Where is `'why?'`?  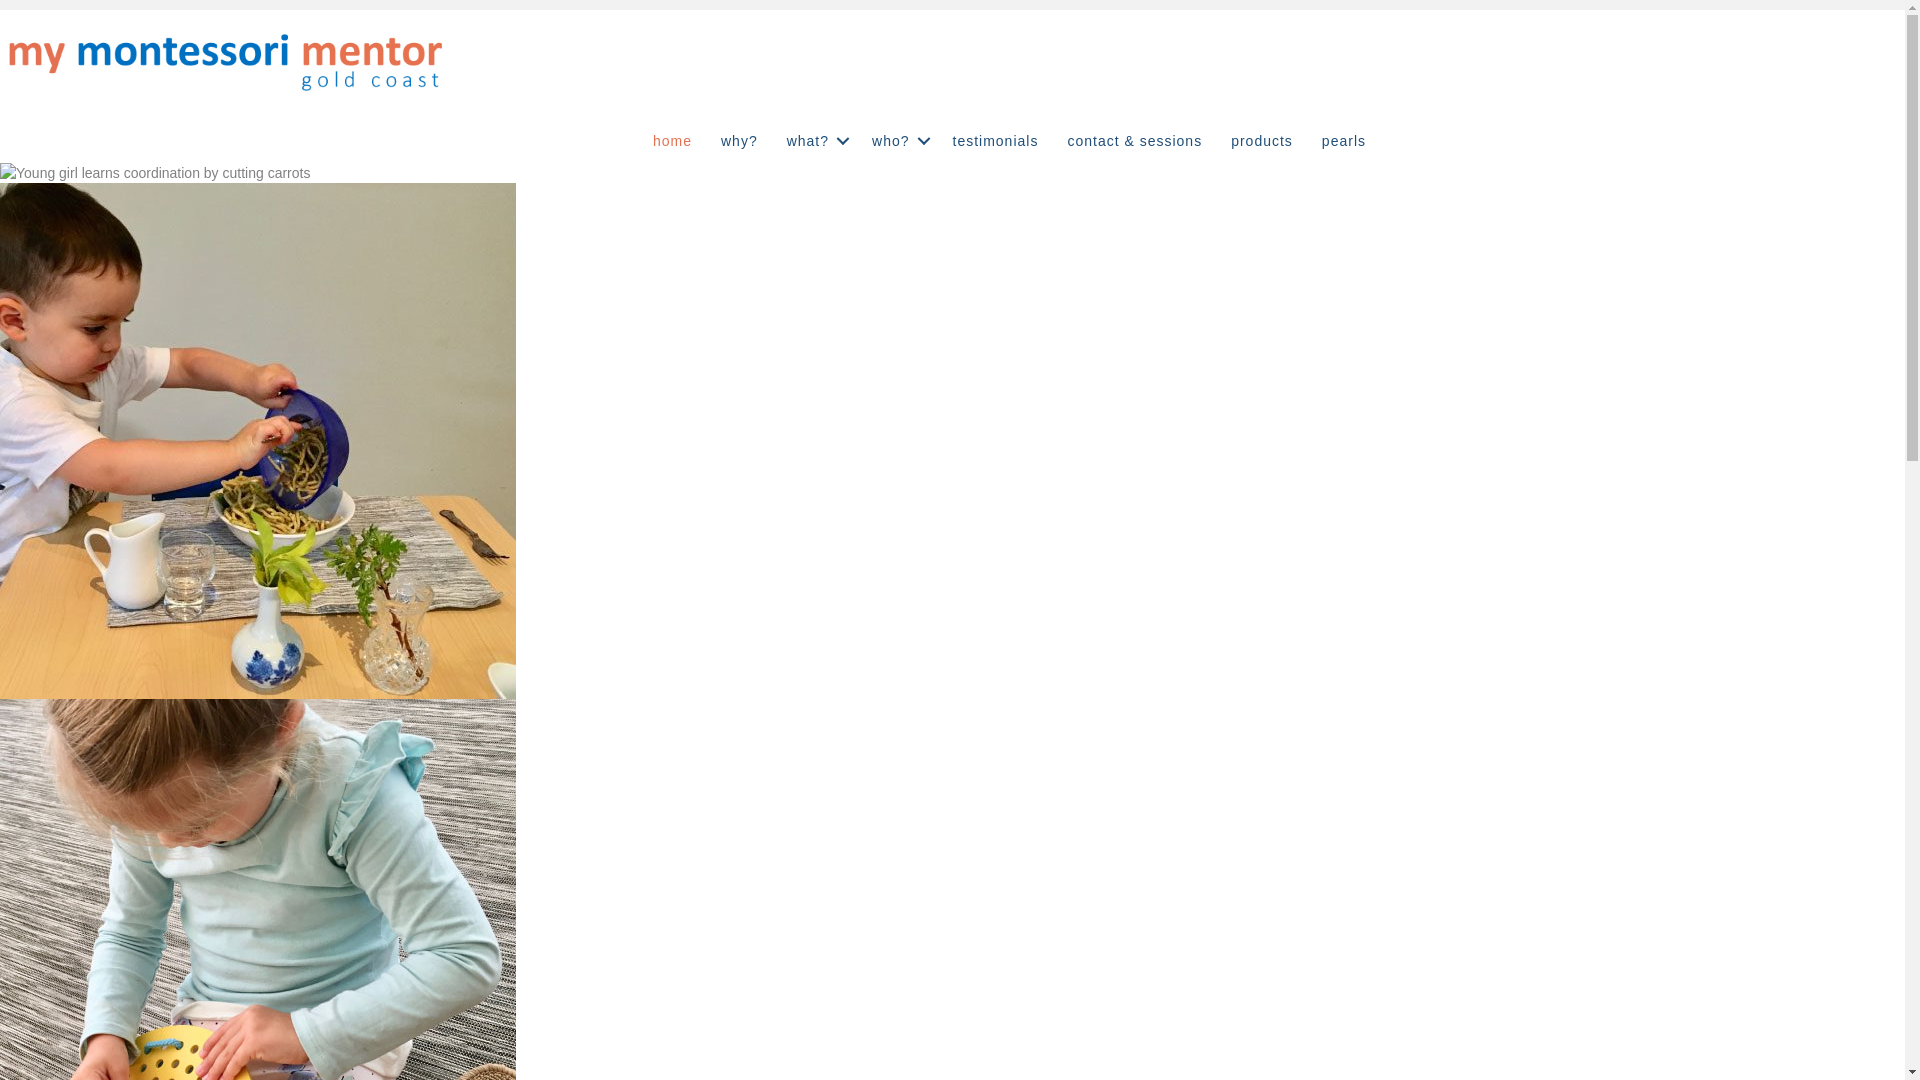
'why?' is located at coordinates (738, 140).